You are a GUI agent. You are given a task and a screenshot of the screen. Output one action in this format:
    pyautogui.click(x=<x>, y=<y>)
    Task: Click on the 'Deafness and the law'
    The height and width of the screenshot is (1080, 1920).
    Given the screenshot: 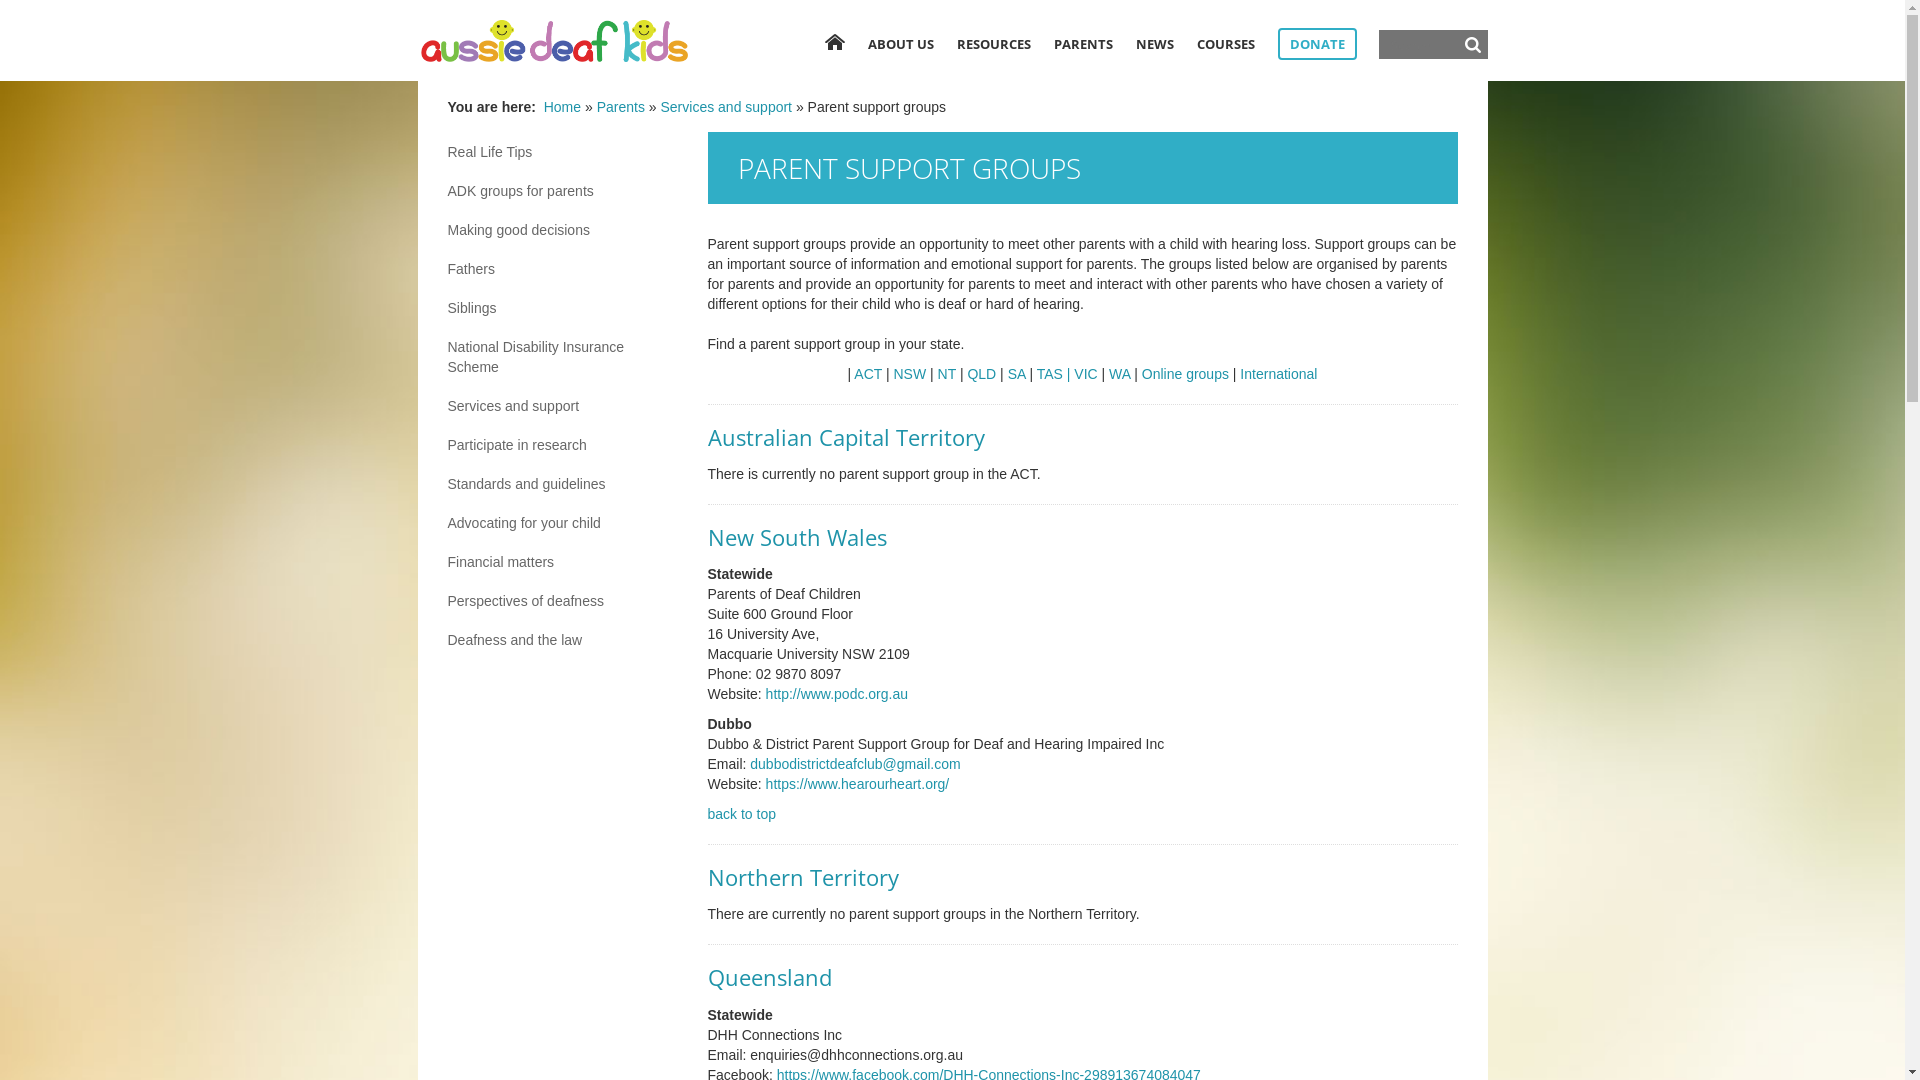 What is the action you would take?
    pyautogui.click(x=561, y=640)
    